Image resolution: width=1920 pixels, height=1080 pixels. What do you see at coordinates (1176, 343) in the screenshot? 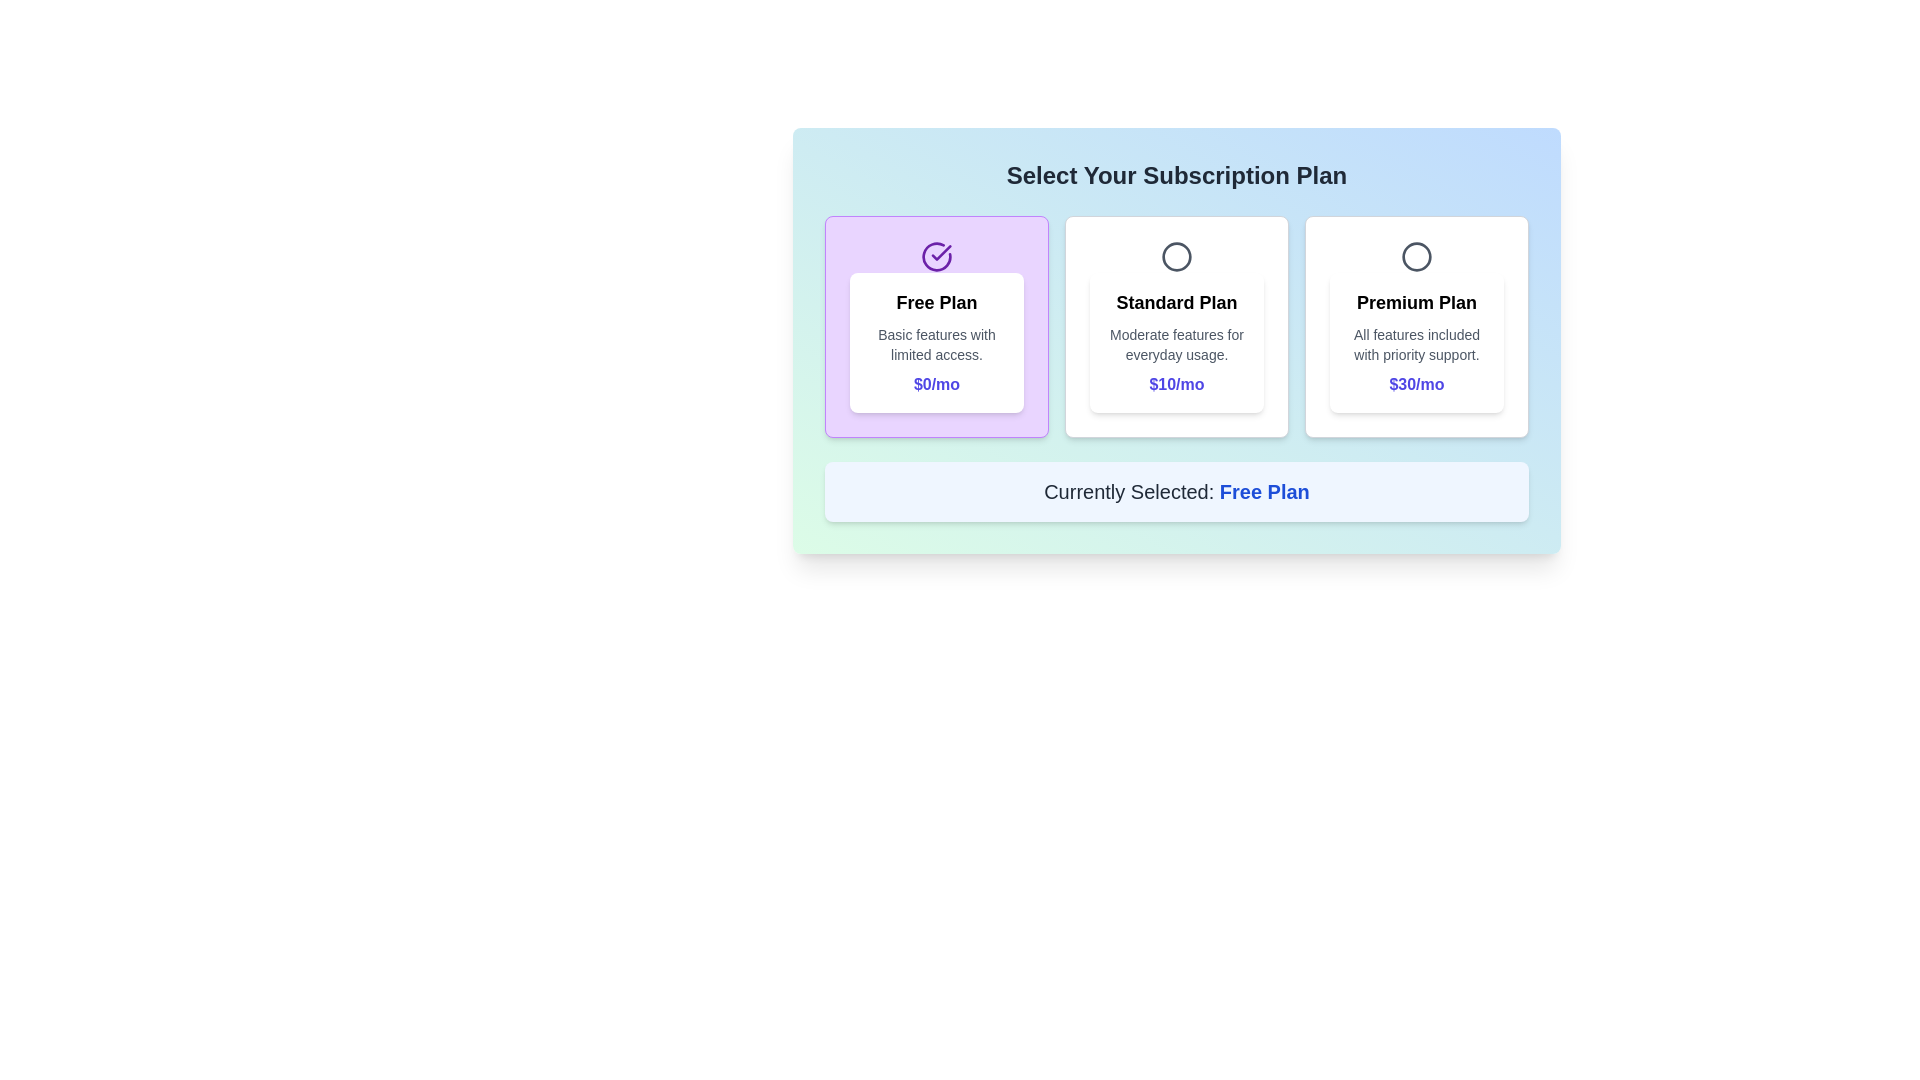
I see `the text label that describes the features or benefits of the 'Standard Plan,' which is located directly below the title 'Standard Plan' and above the pricing '$10/mo.'` at bounding box center [1176, 343].